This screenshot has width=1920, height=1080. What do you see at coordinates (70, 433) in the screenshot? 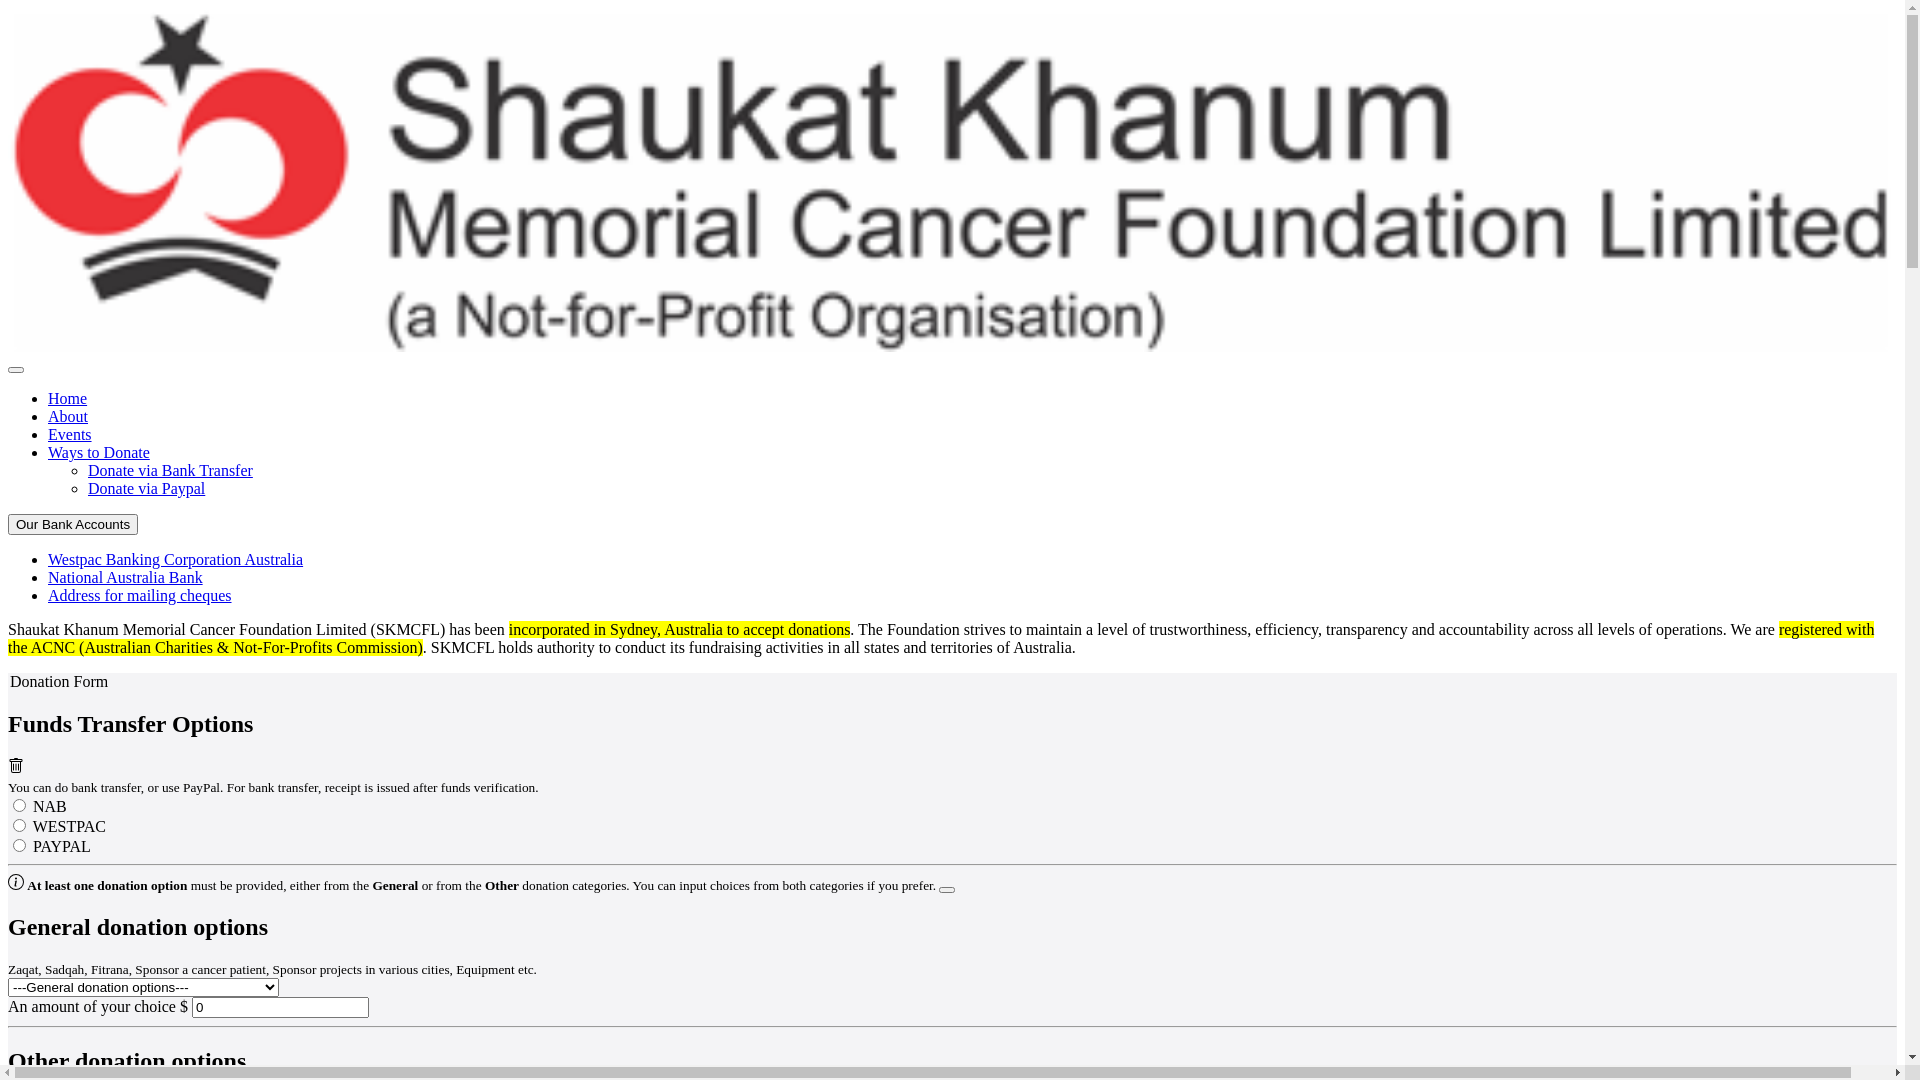
I see `'Events'` at bounding box center [70, 433].